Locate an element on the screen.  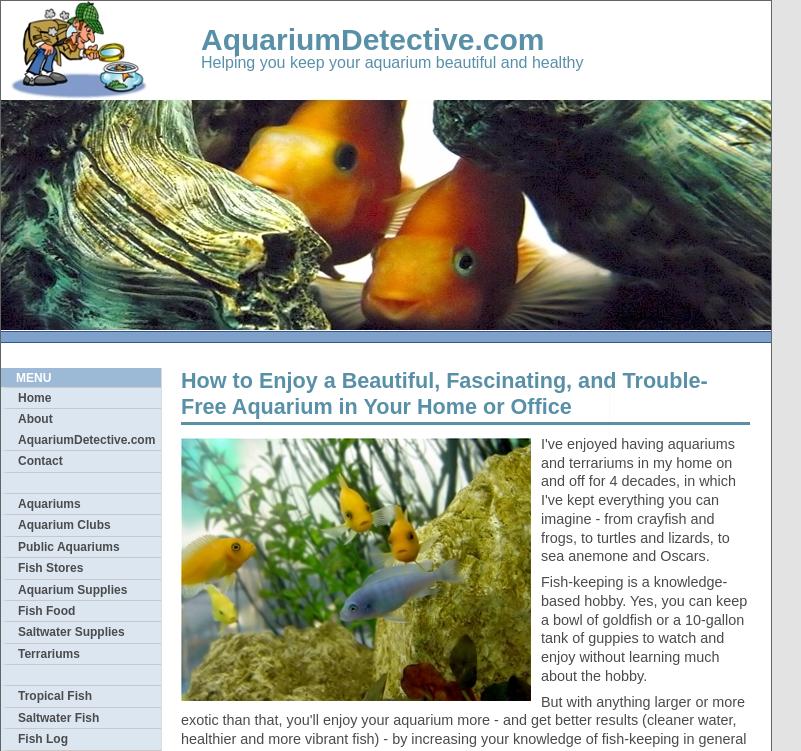
'Fish Food' is located at coordinates (45, 610).